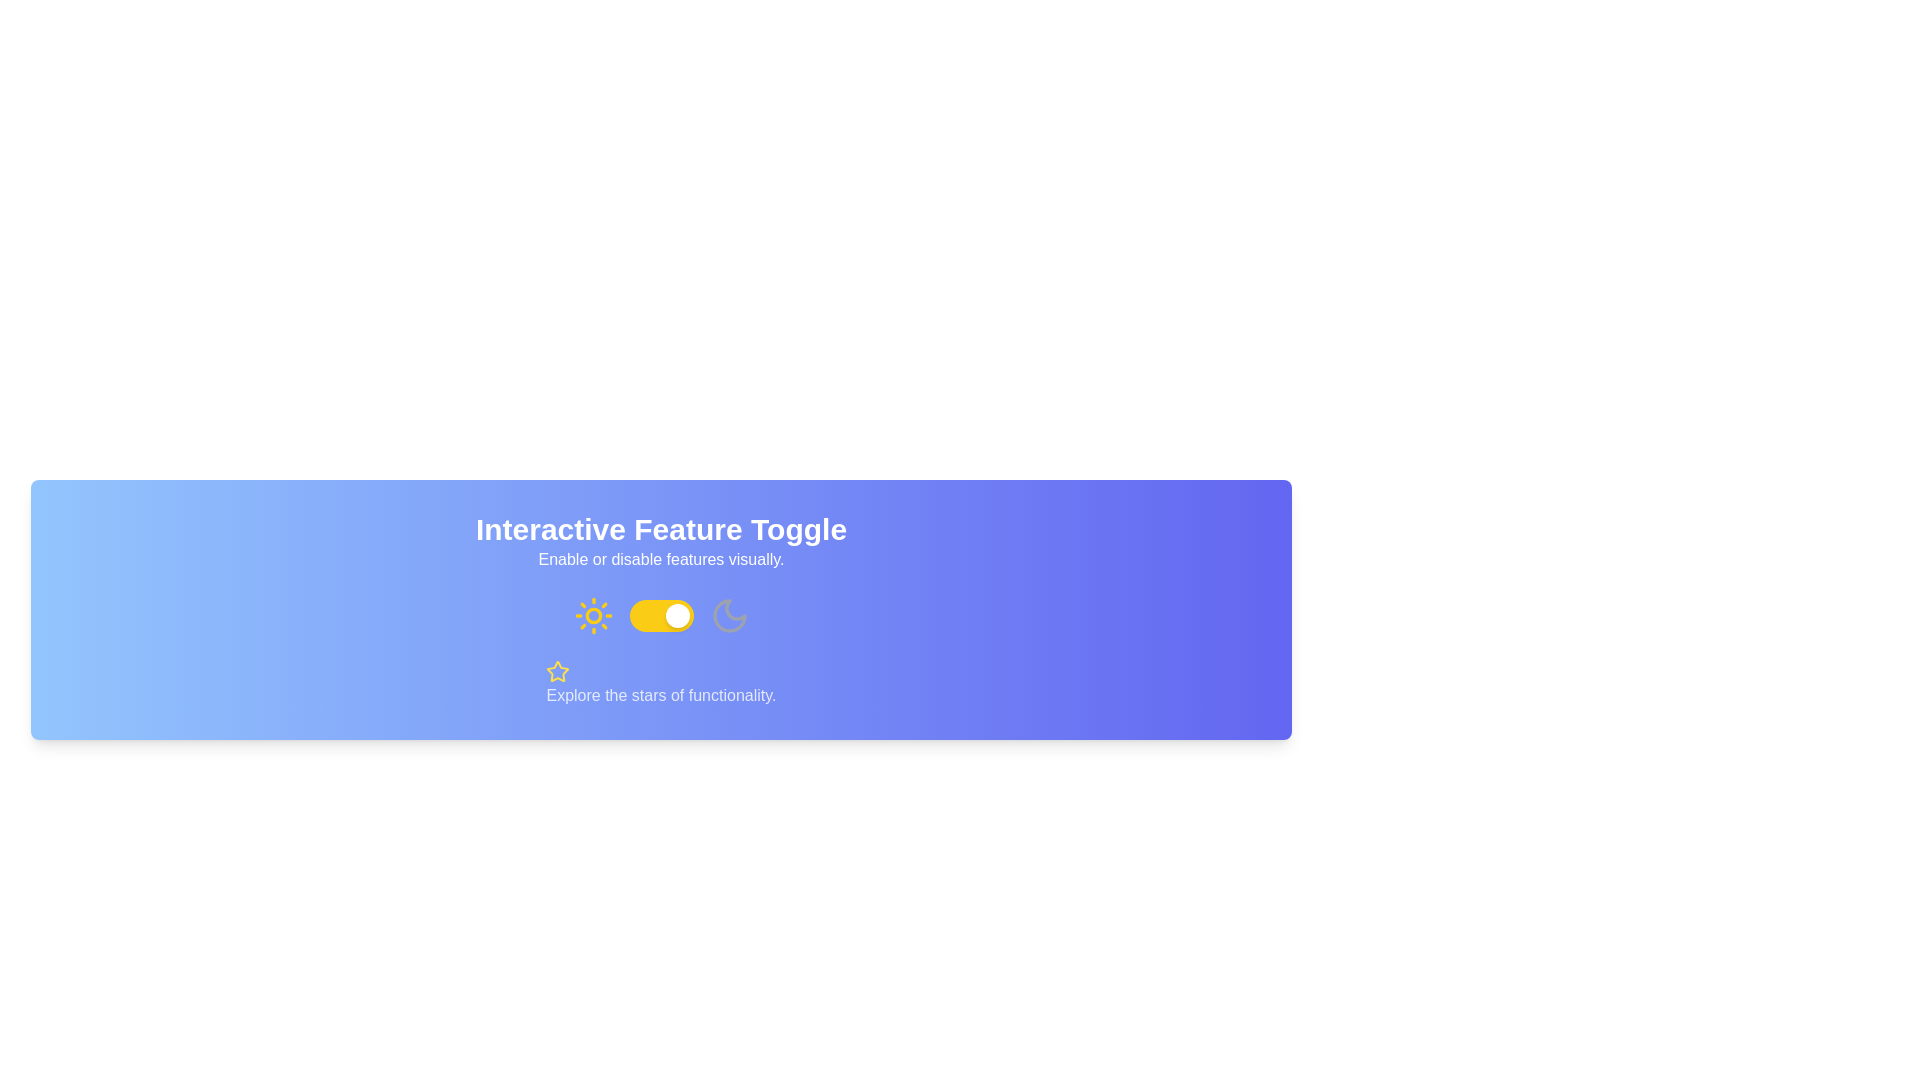 This screenshot has height=1080, width=1920. I want to click on the text block titled 'Interactive Feature Toggle', so click(661, 542).